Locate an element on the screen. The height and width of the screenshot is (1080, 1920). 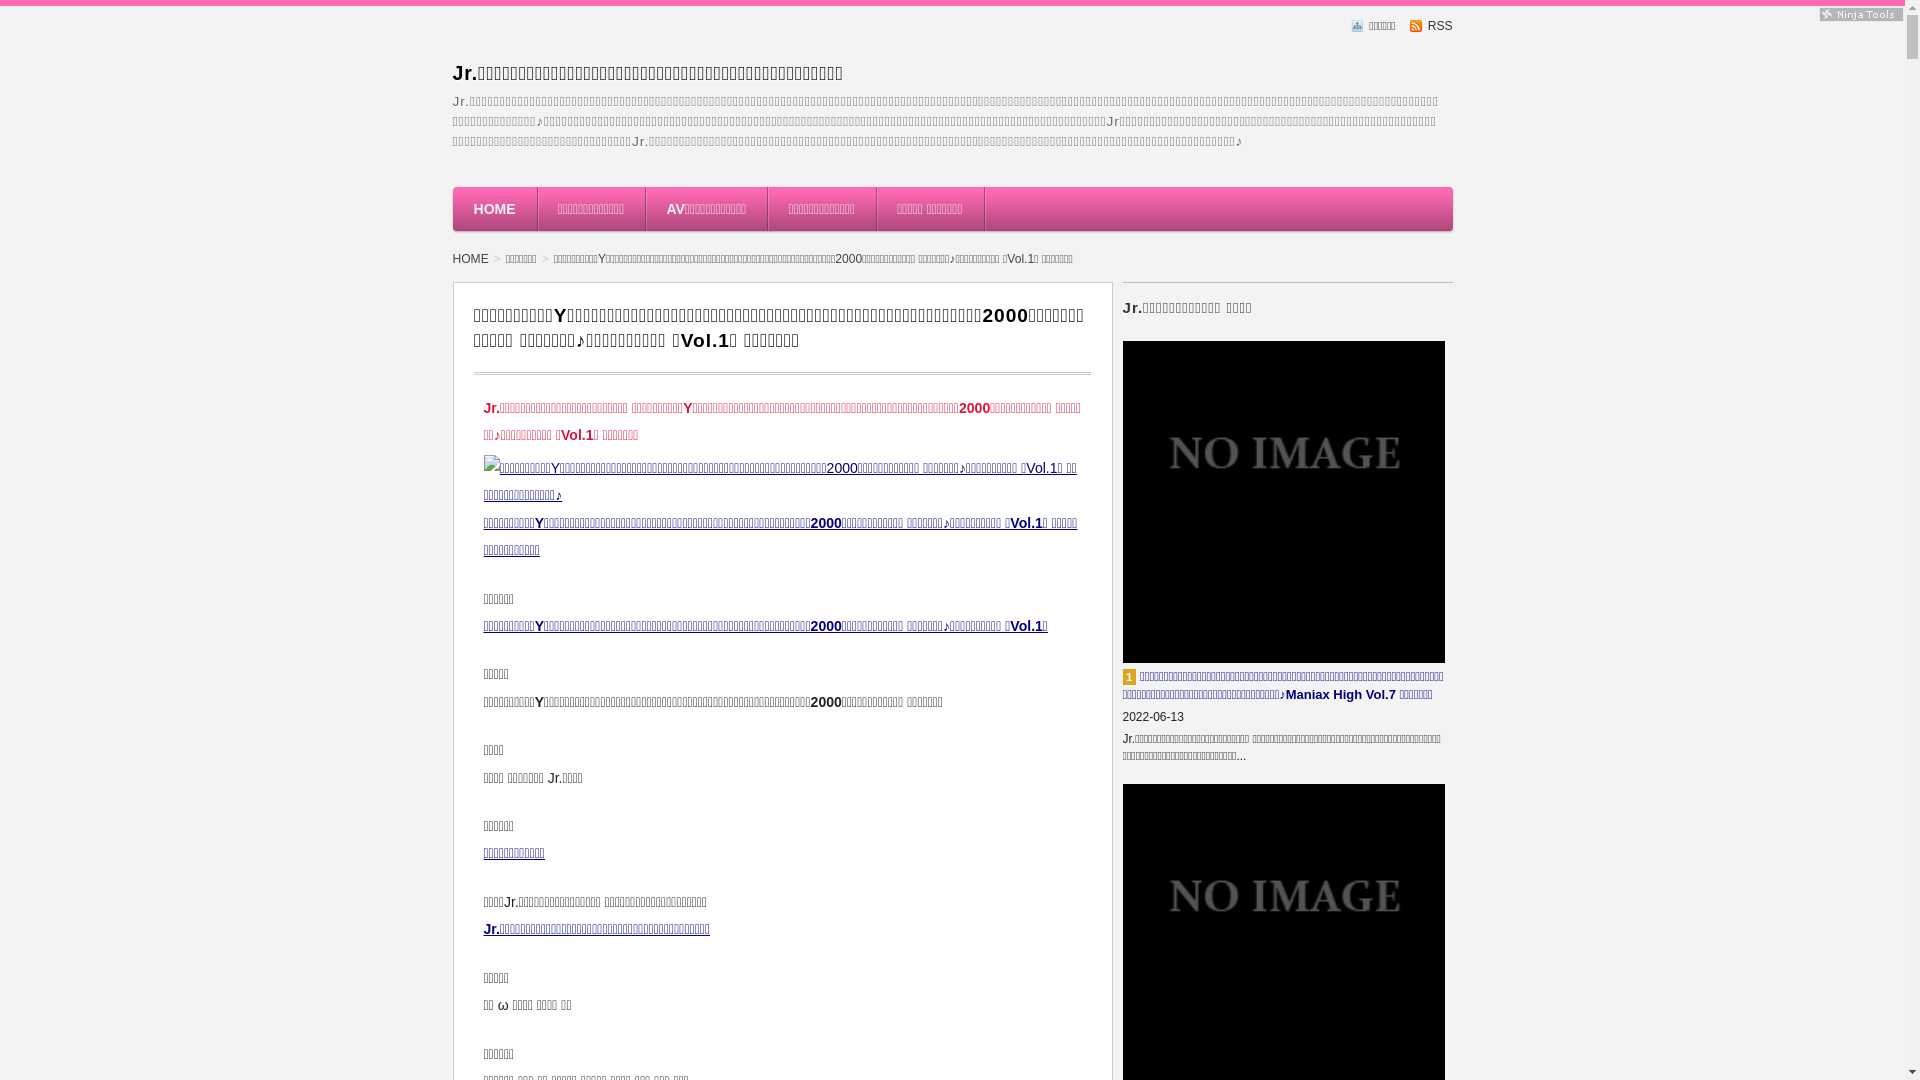
'HOME' is located at coordinates (494, 208).